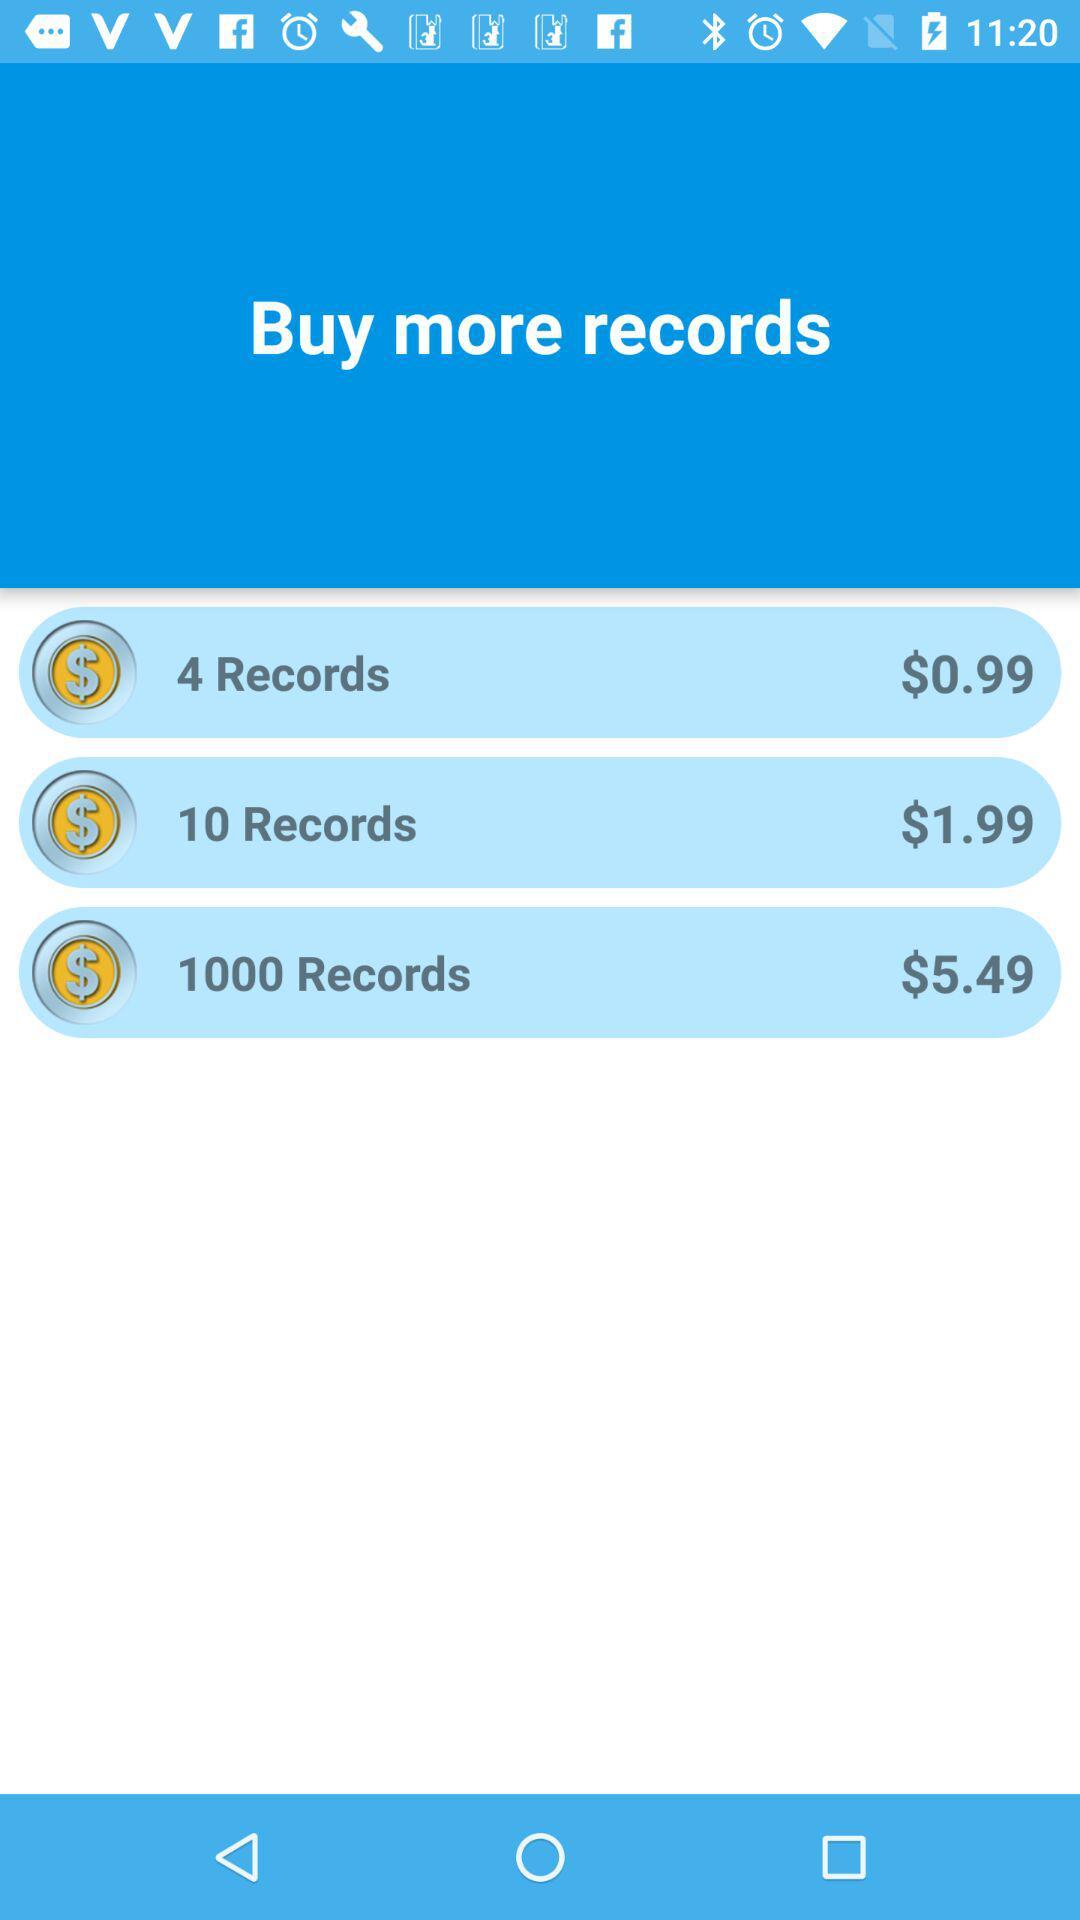 The image size is (1080, 1920). Describe the element at coordinates (510, 672) in the screenshot. I see `app to the left of the $0.99 app` at that location.